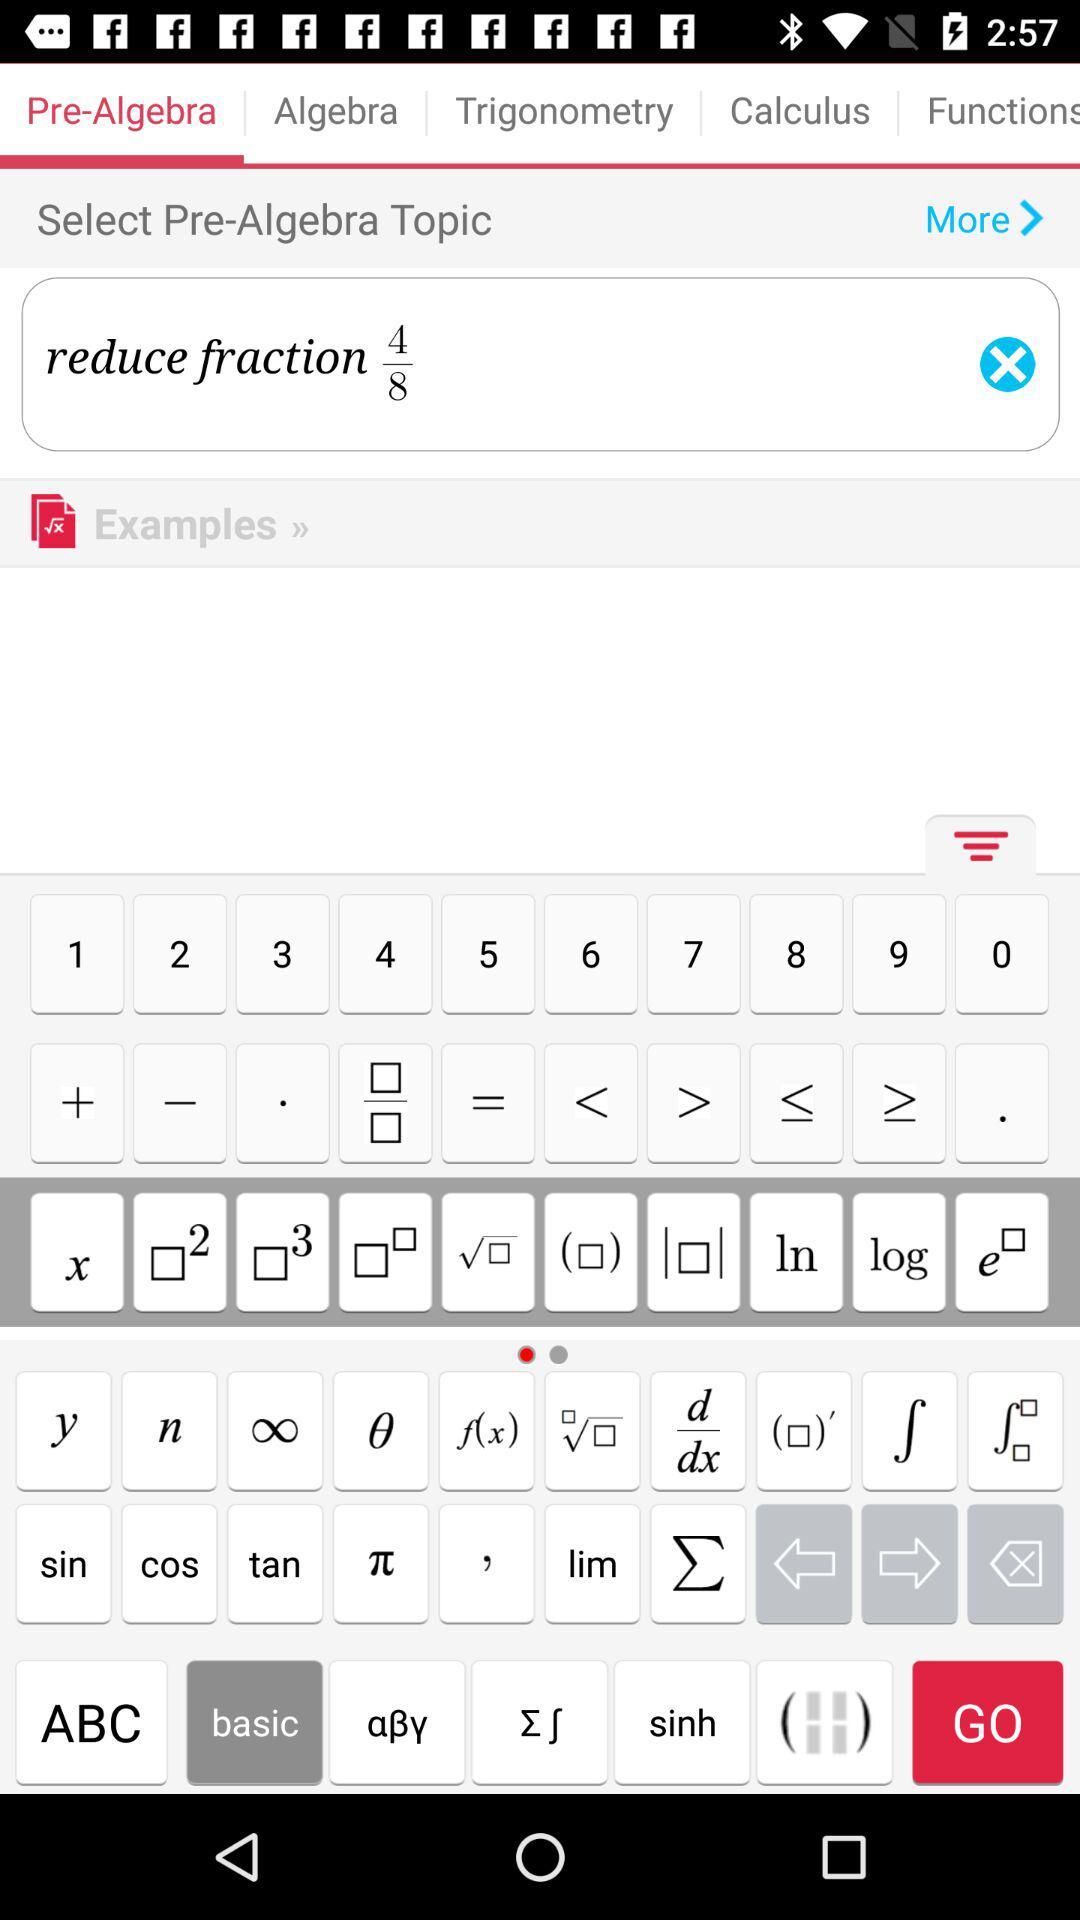 The image size is (1080, 1920). What do you see at coordinates (76, 1251) in the screenshot?
I see `input x symbol` at bounding box center [76, 1251].